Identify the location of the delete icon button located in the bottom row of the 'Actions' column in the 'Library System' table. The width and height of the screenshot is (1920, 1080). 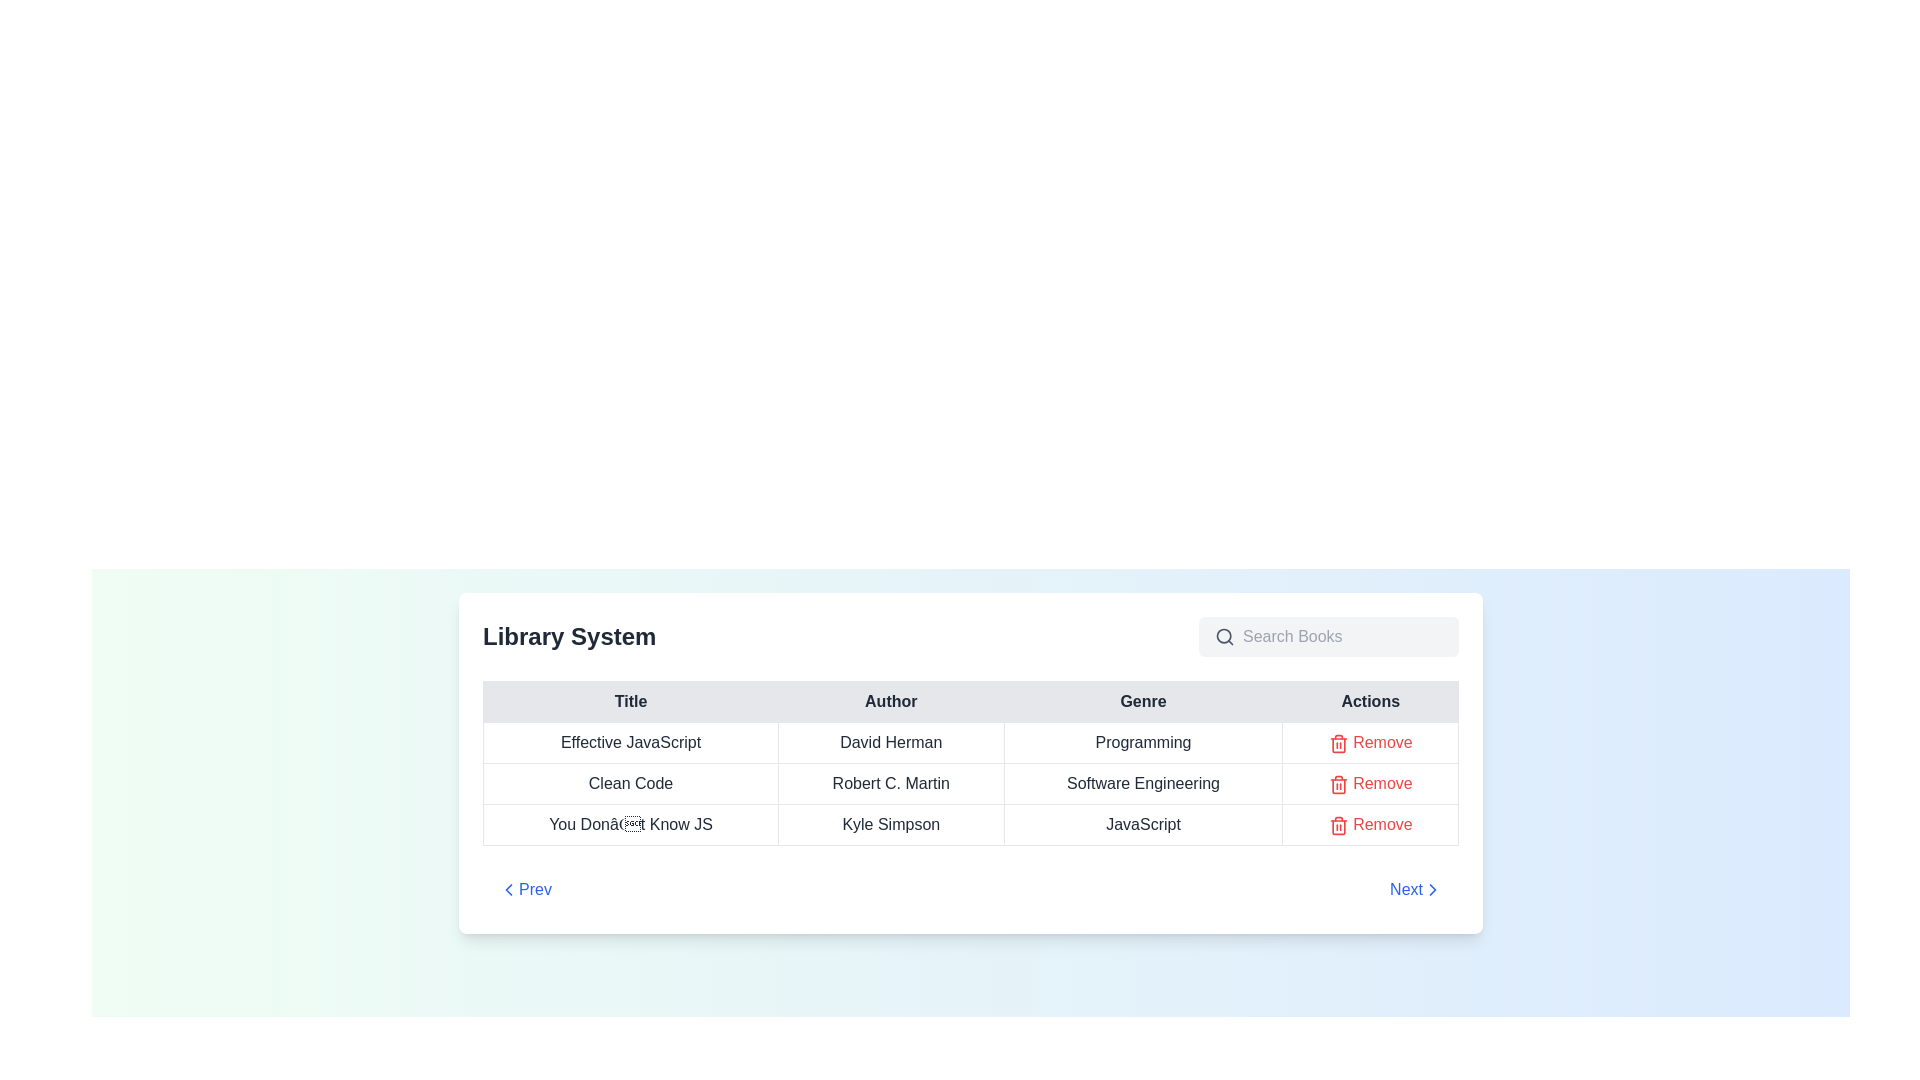
(1338, 825).